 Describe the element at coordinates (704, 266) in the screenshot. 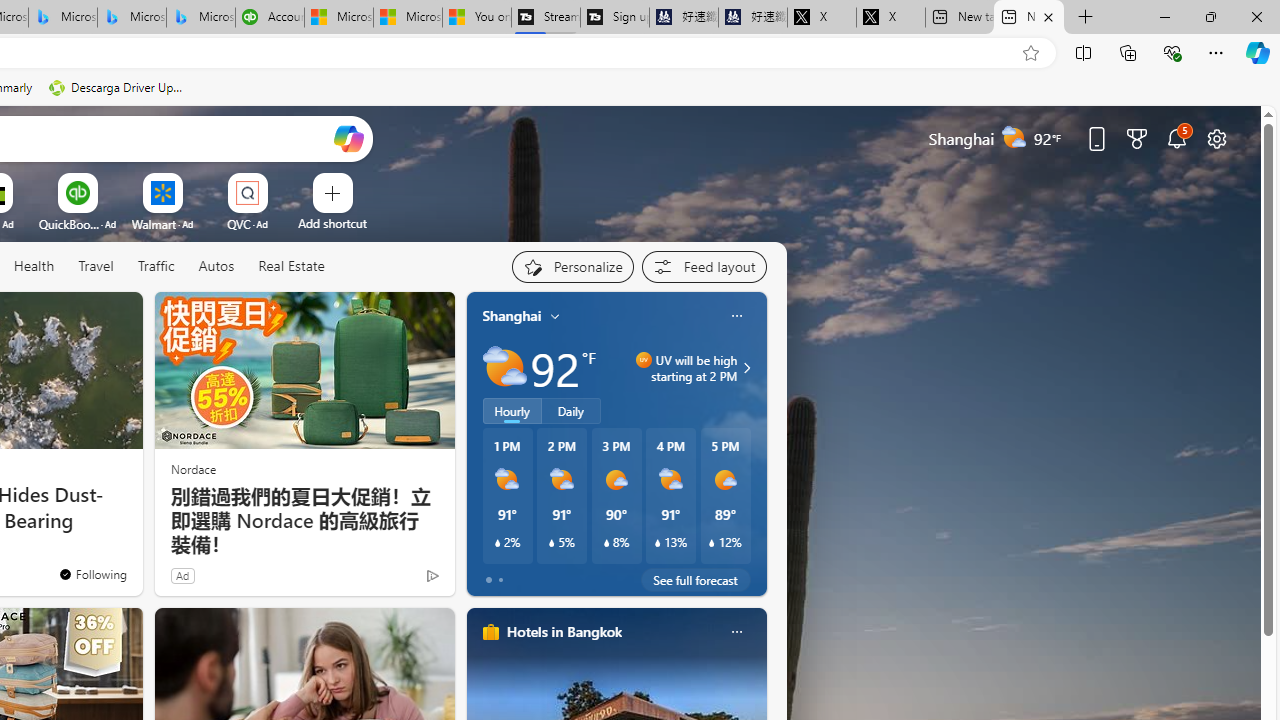

I see `'Feed settings'` at that location.